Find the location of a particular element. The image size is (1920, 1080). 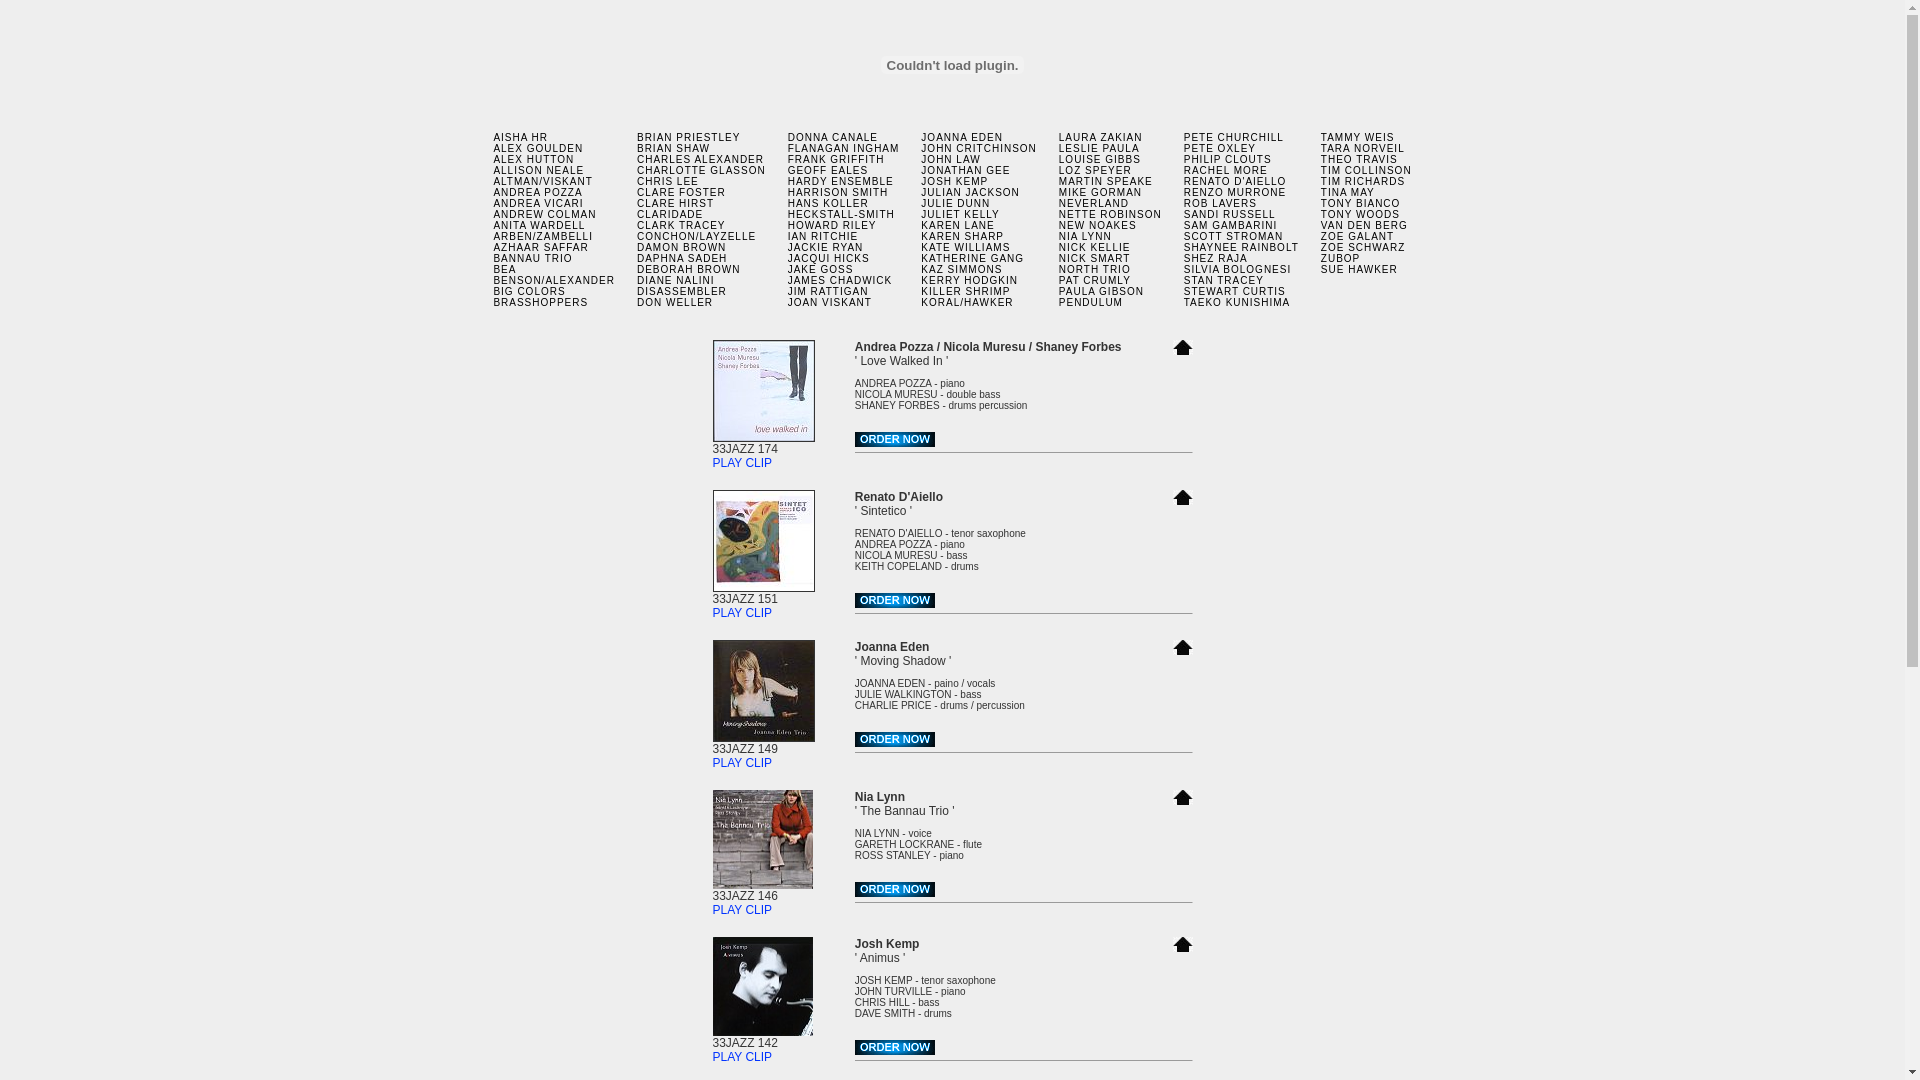

'KATHERINE GANG' is located at coordinates (972, 257).